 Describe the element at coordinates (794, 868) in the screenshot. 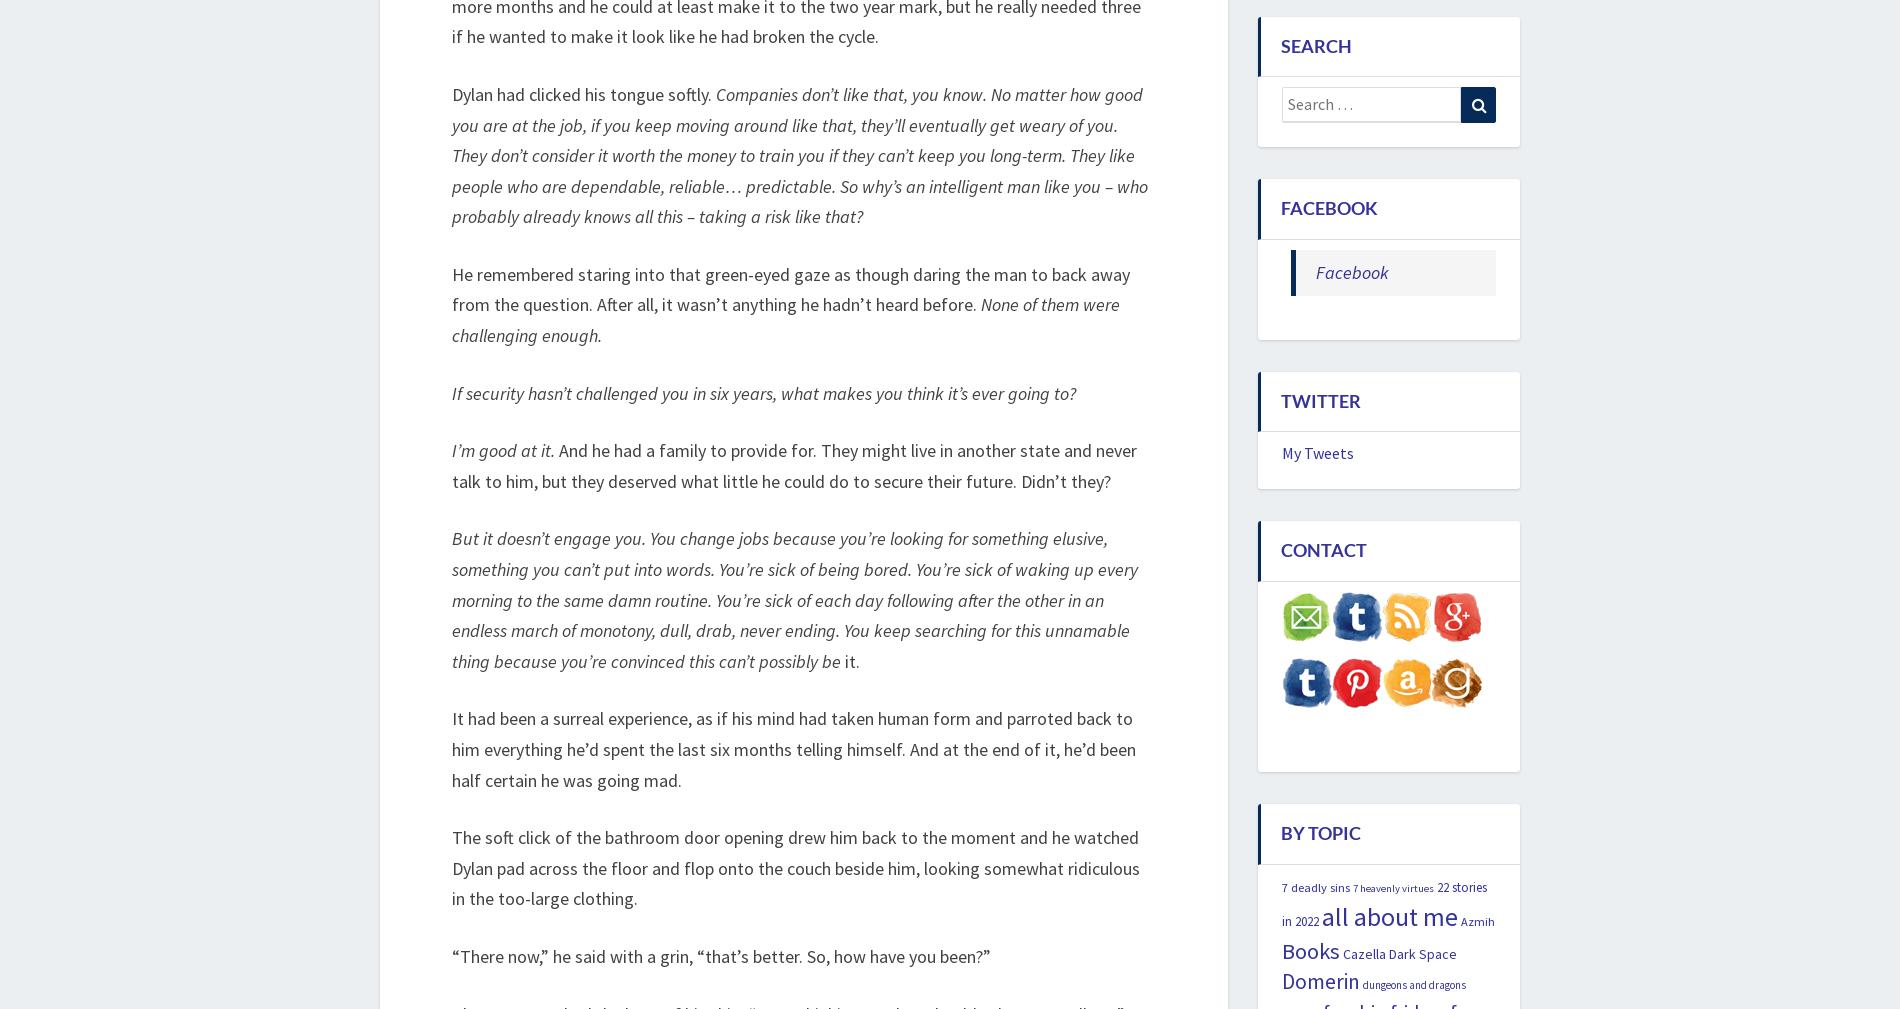

I see `'The soft click of the bathroom door opening drew him back to the moment and he watched Dylan pad across the floor and flop onto the couch beside him, looking somewhat ridiculous in the too-large clothing.'` at that location.